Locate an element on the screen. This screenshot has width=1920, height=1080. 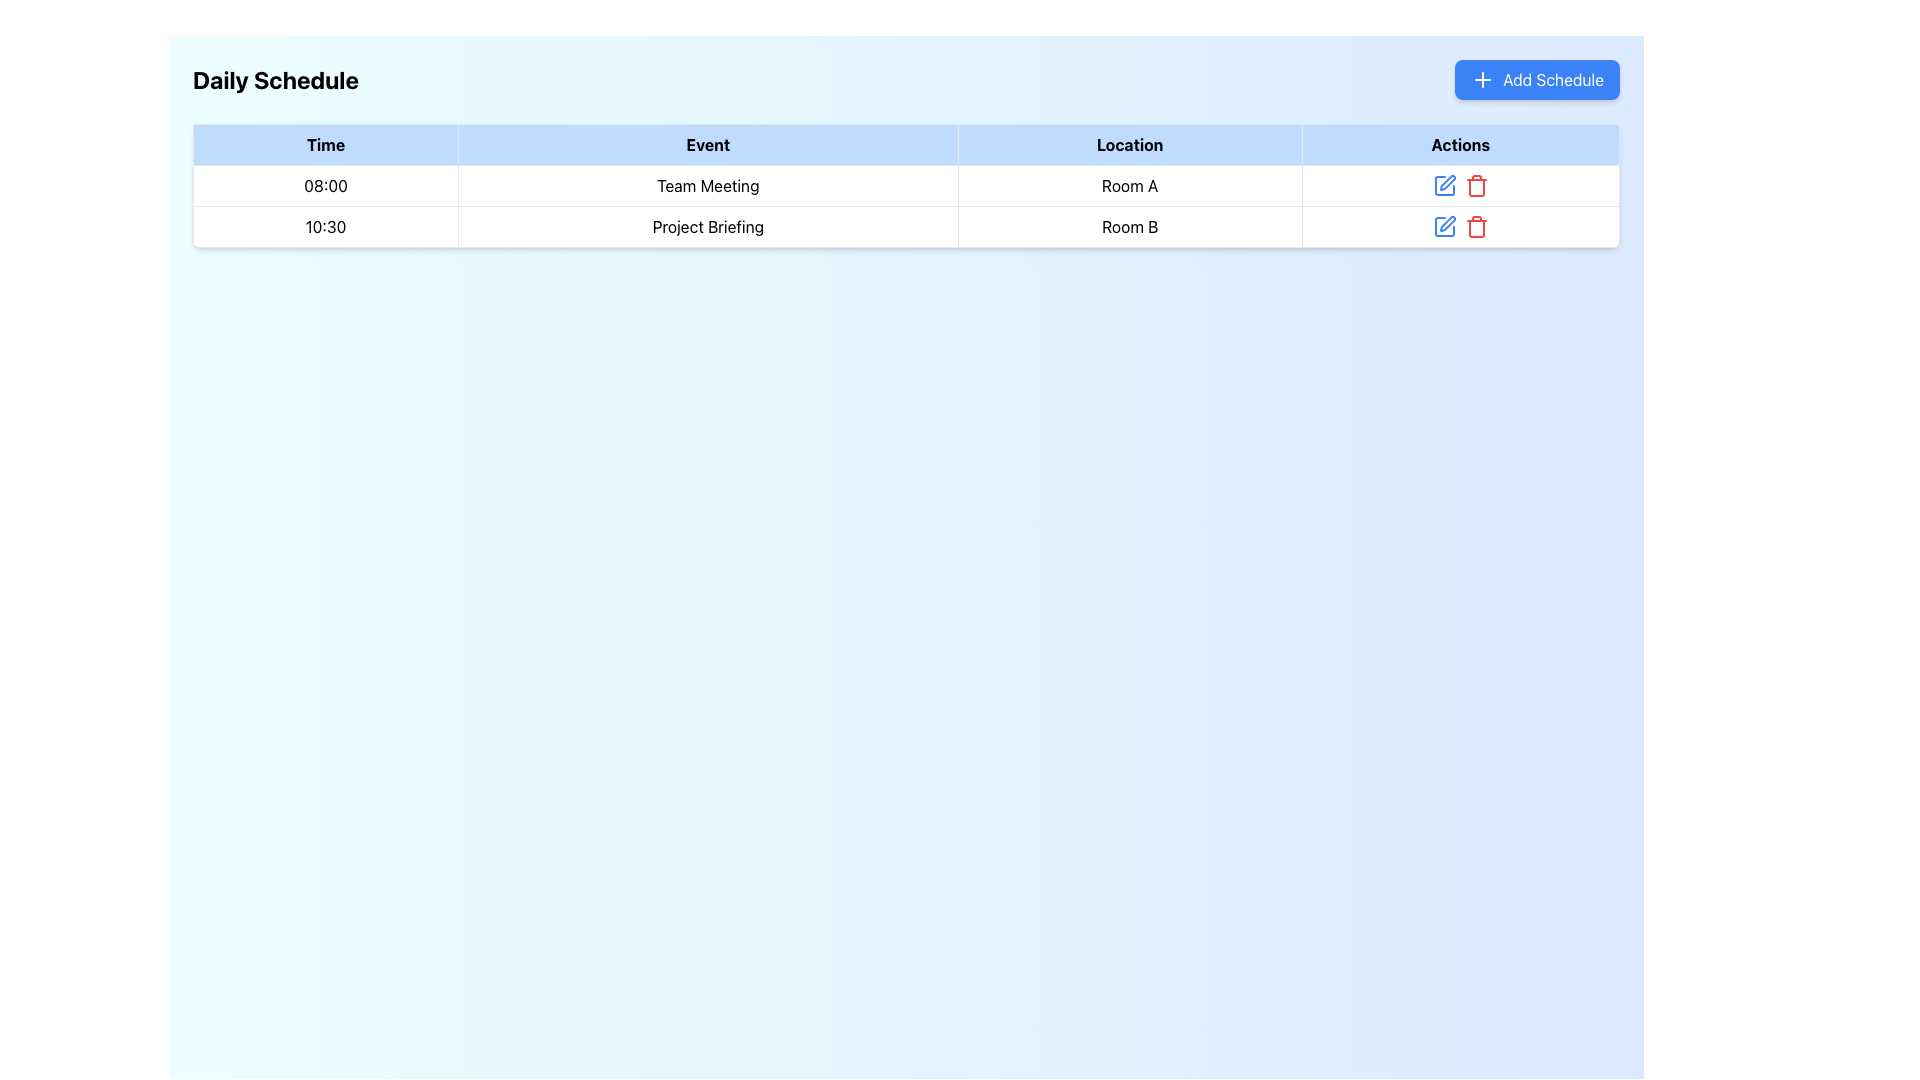
the 'Location' table header cell, which is the third column header in a table layout, indicating the data below pertains to locations is located at coordinates (1130, 144).